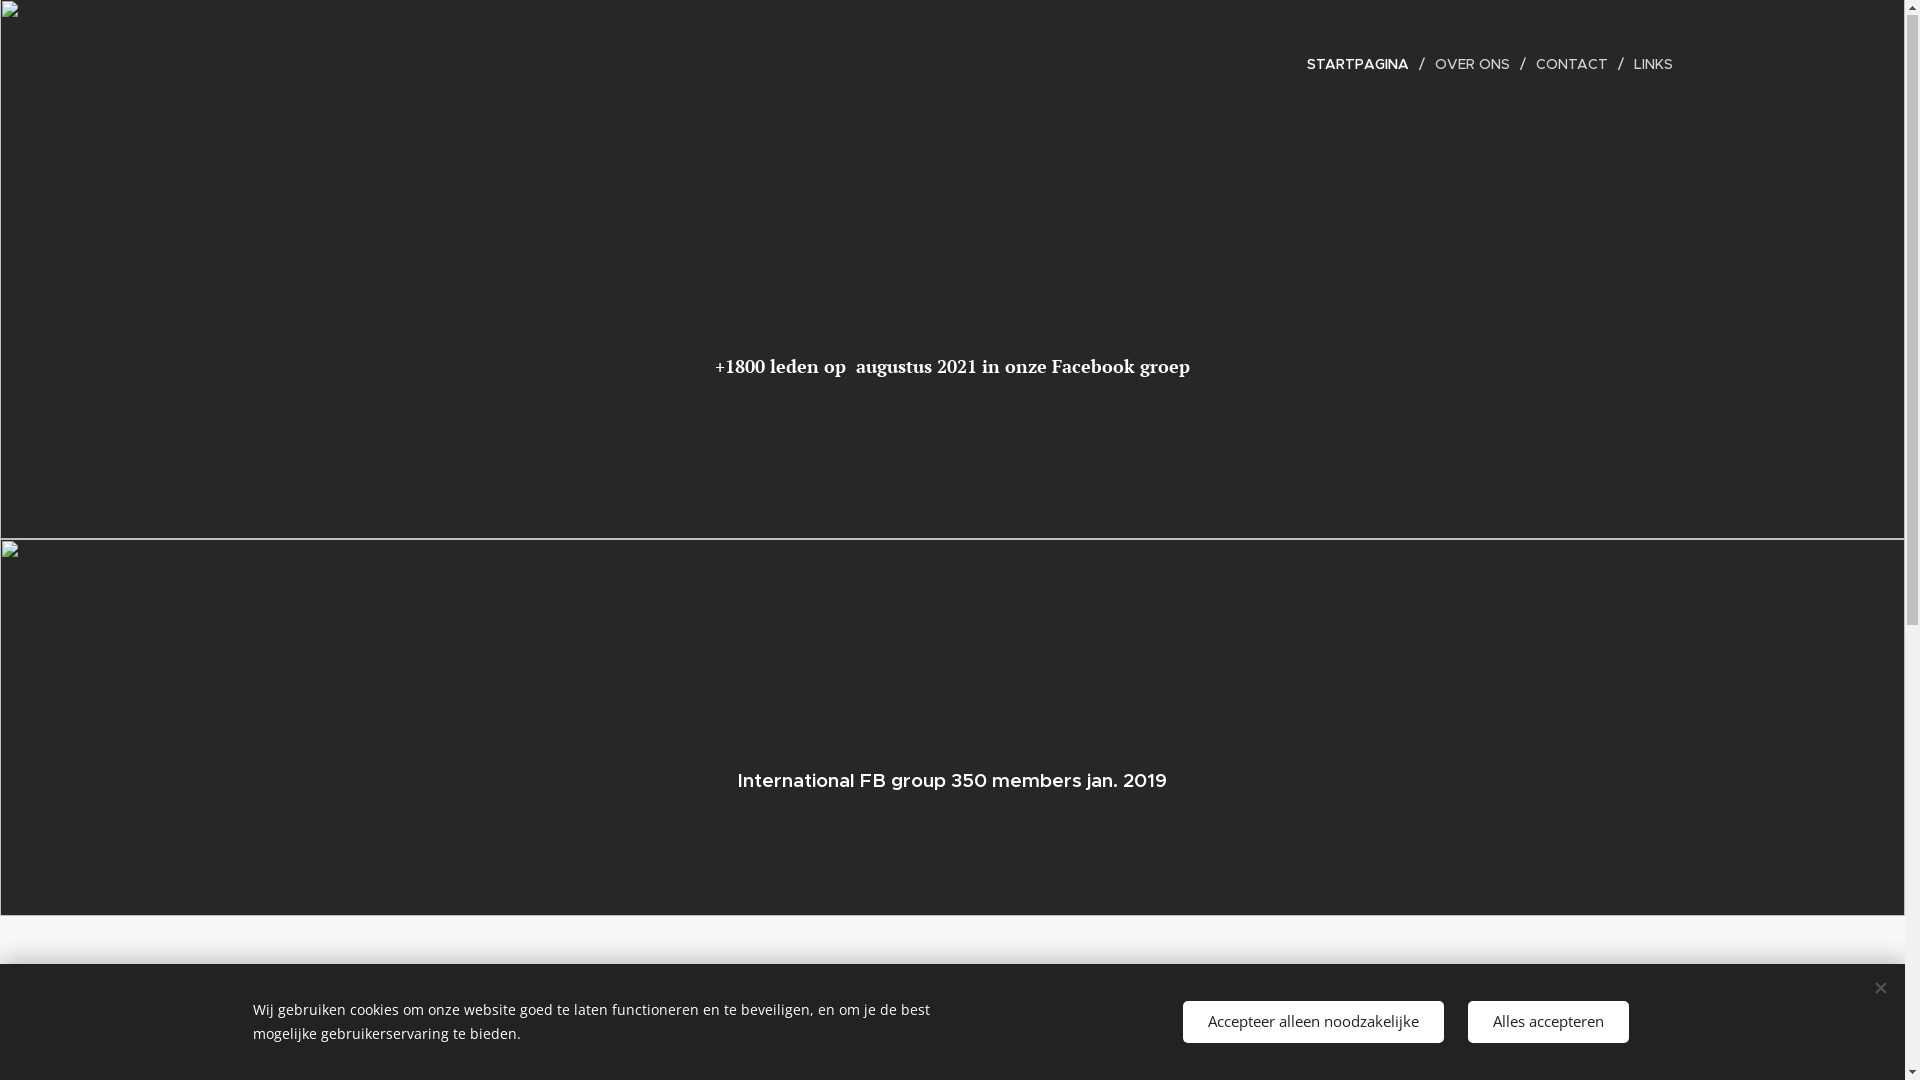 The image size is (1920, 1080). Describe the element at coordinates (1362, 64) in the screenshot. I see `'STARTPAGINA'` at that location.